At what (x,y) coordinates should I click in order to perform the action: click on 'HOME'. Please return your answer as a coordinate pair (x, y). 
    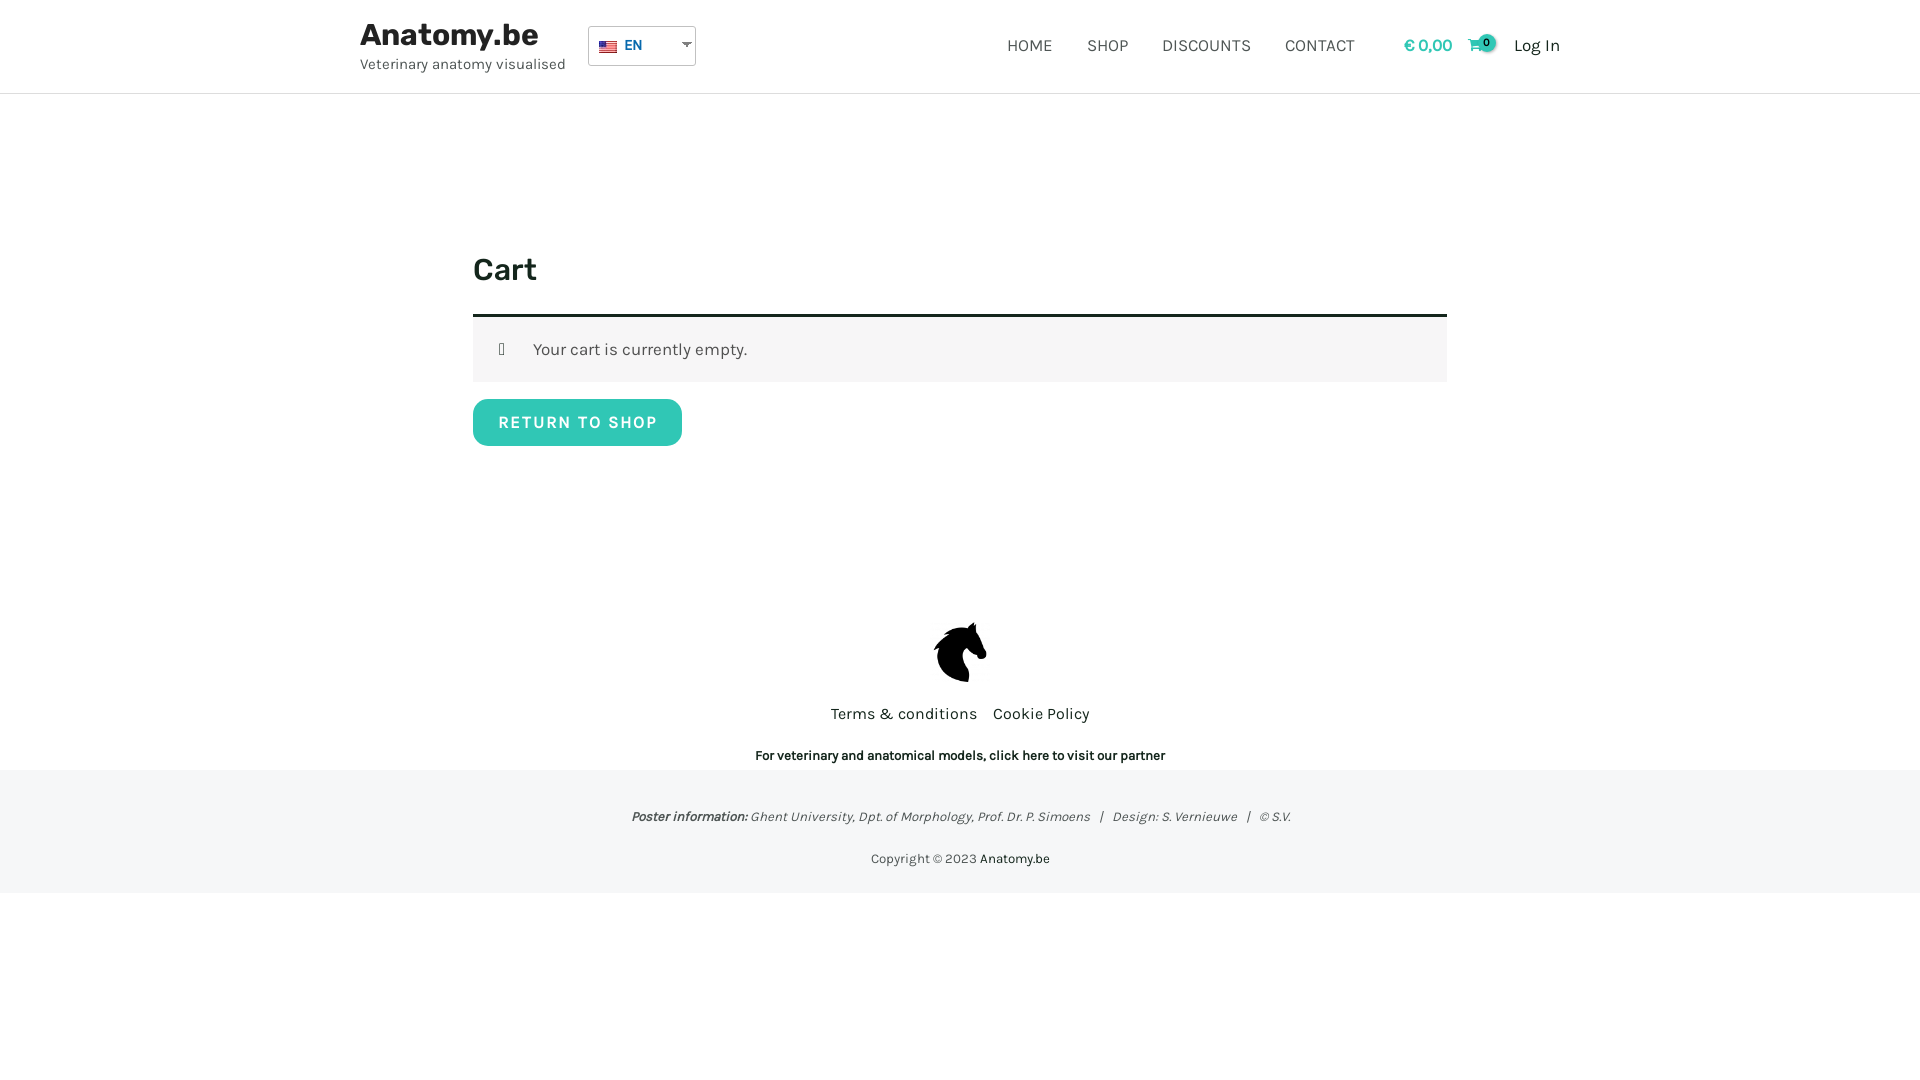
    Looking at the image, I should click on (1030, 45).